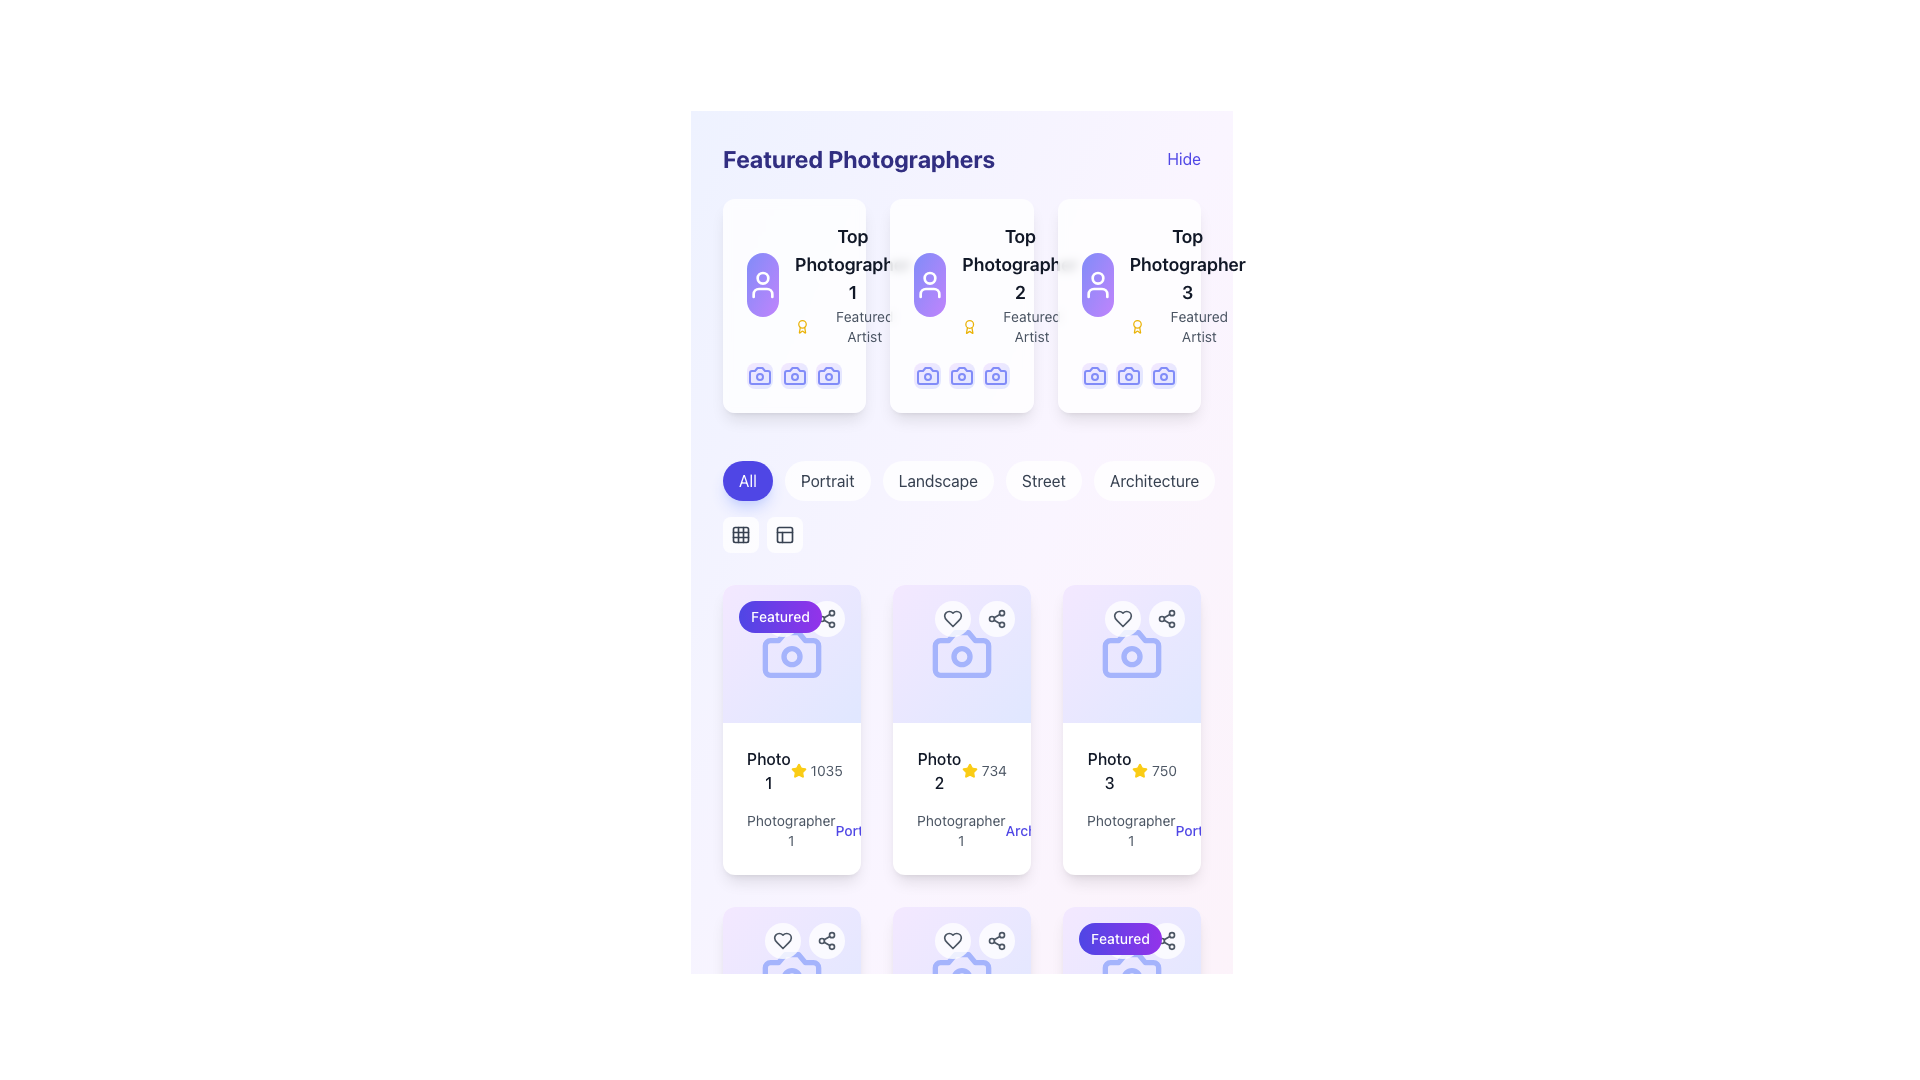  Describe the element at coordinates (952, 617) in the screenshot. I see `the heart-shaped icon representing liking or favoritism, located in the second row of the item grid, specifically the third interactive icon in the top-right corner of the 'Photo 2' card` at that location.